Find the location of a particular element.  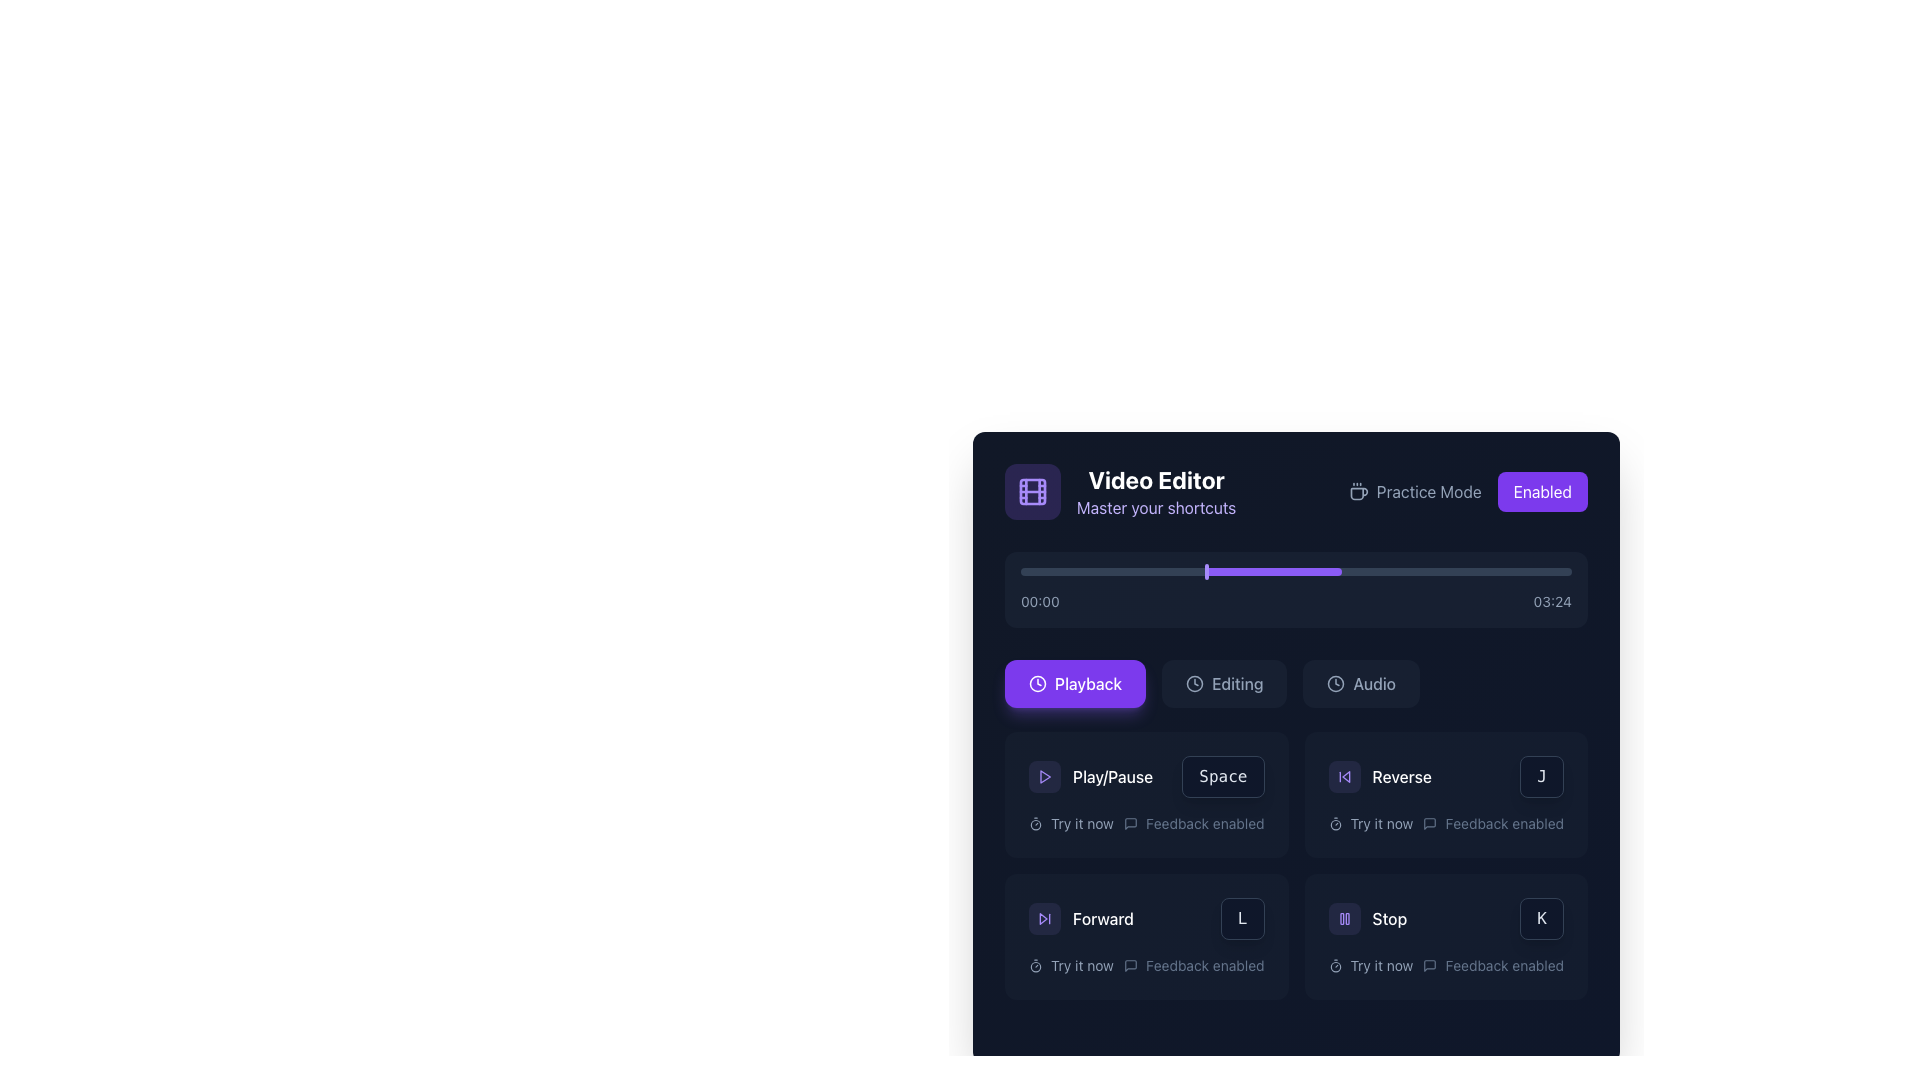

the violet button labeled 'Enabled' in the top-right corner of the application interface is located at coordinates (1541, 492).